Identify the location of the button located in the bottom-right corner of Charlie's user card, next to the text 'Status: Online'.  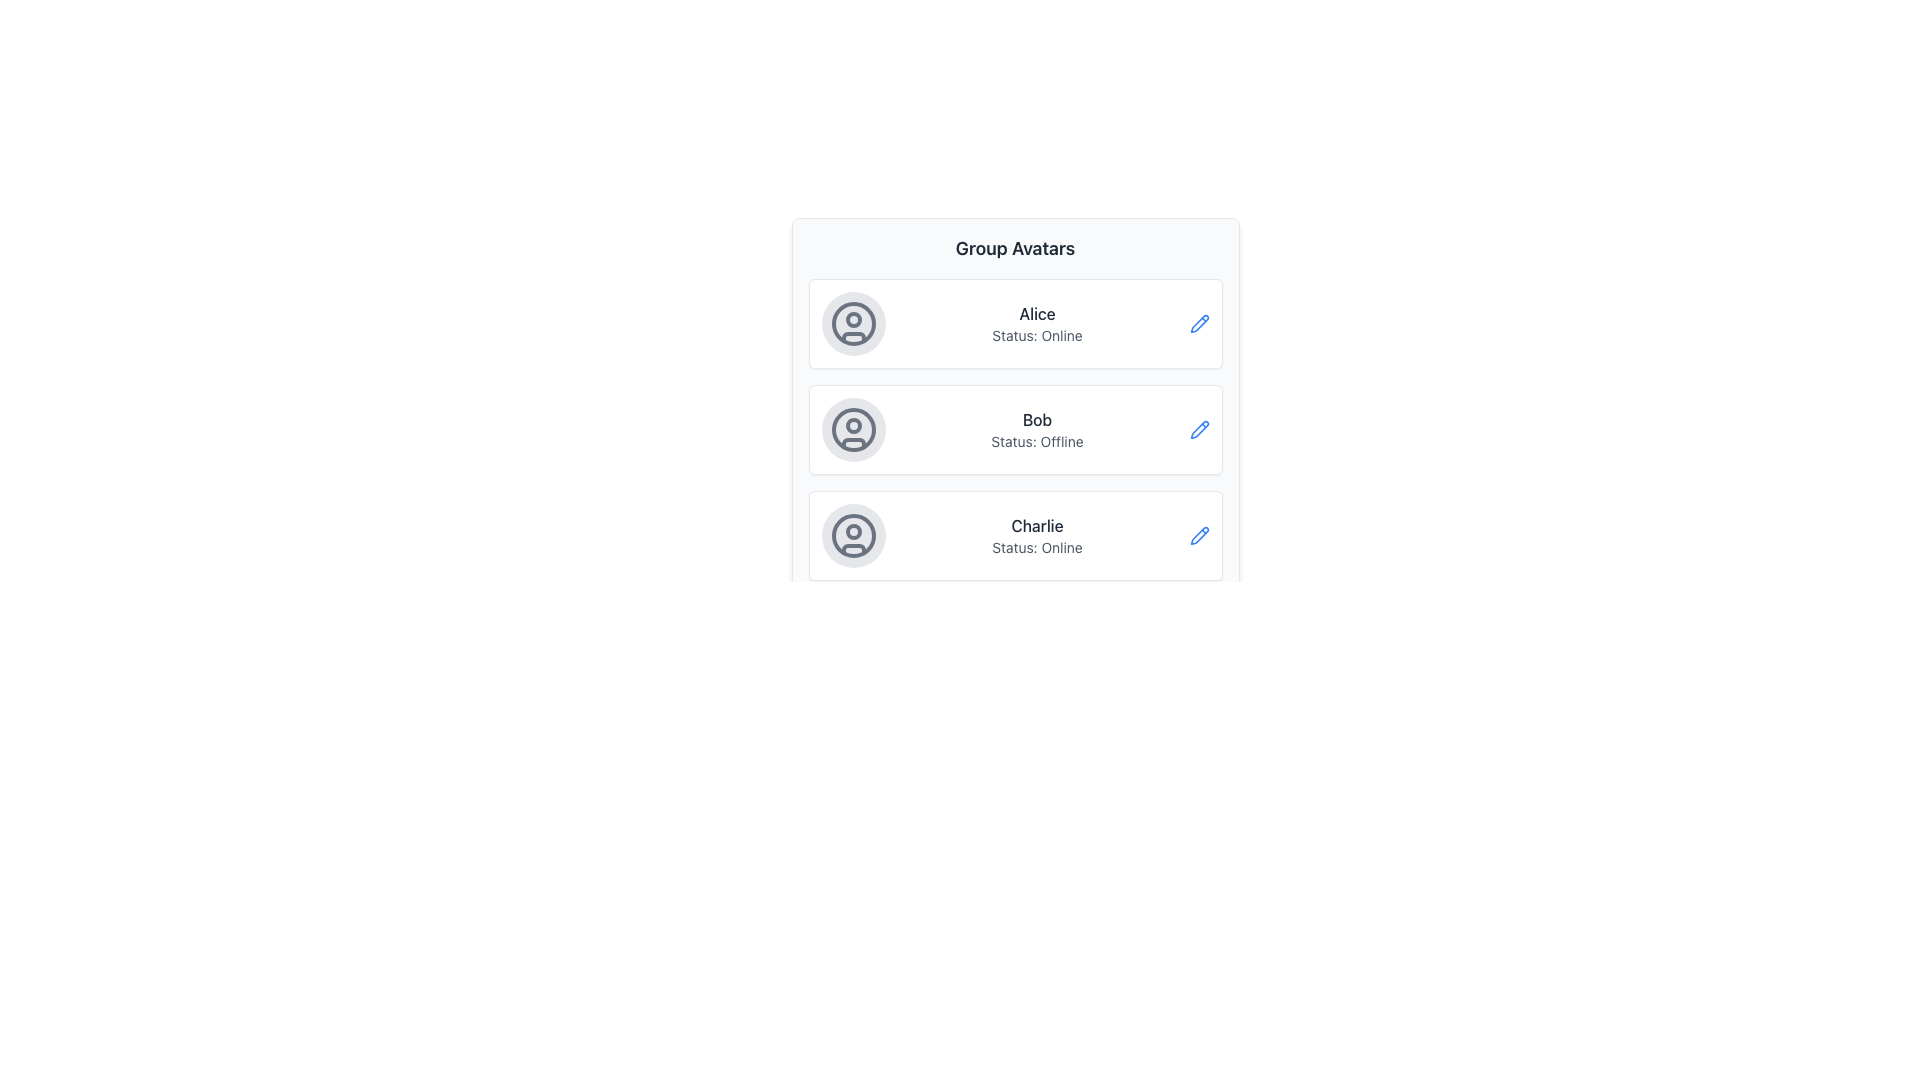
(1199, 535).